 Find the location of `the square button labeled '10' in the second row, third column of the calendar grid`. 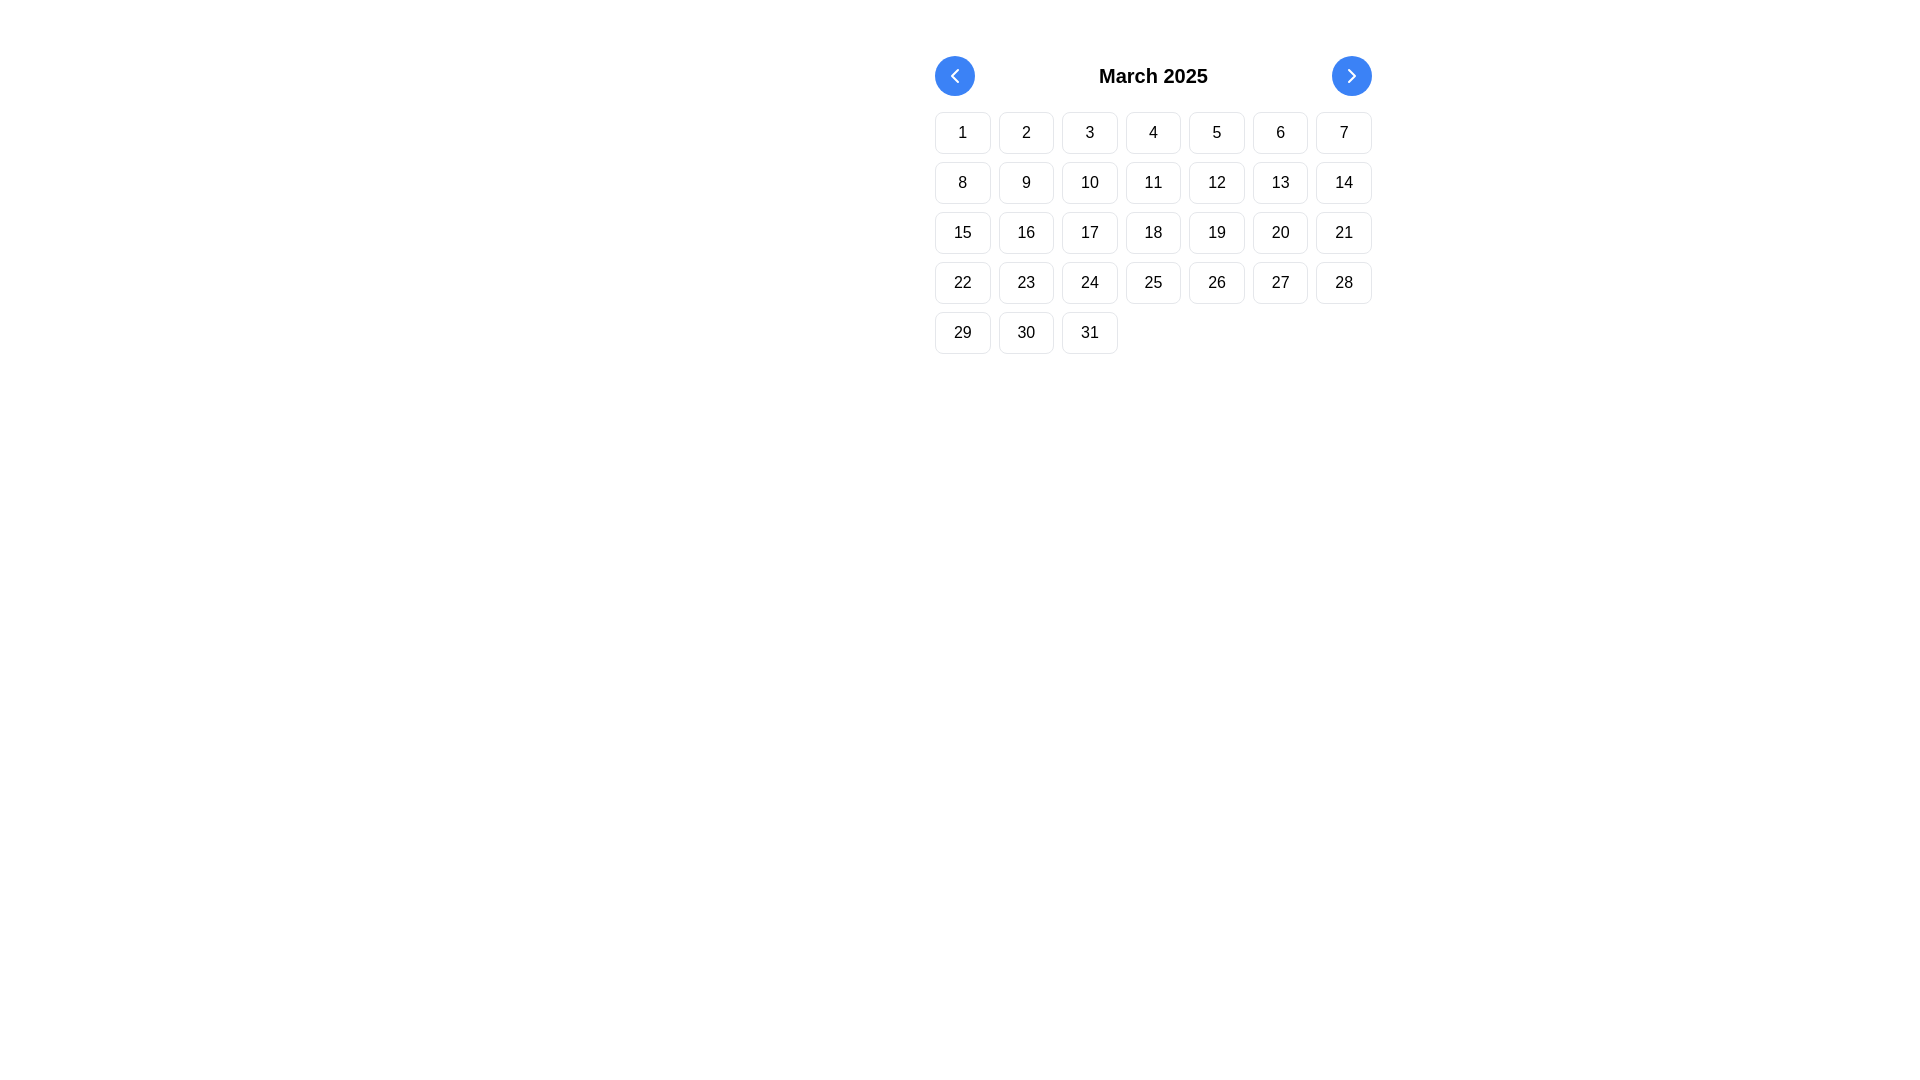

the square button labeled '10' in the second row, third column of the calendar grid is located at coordinates (1088, 182).